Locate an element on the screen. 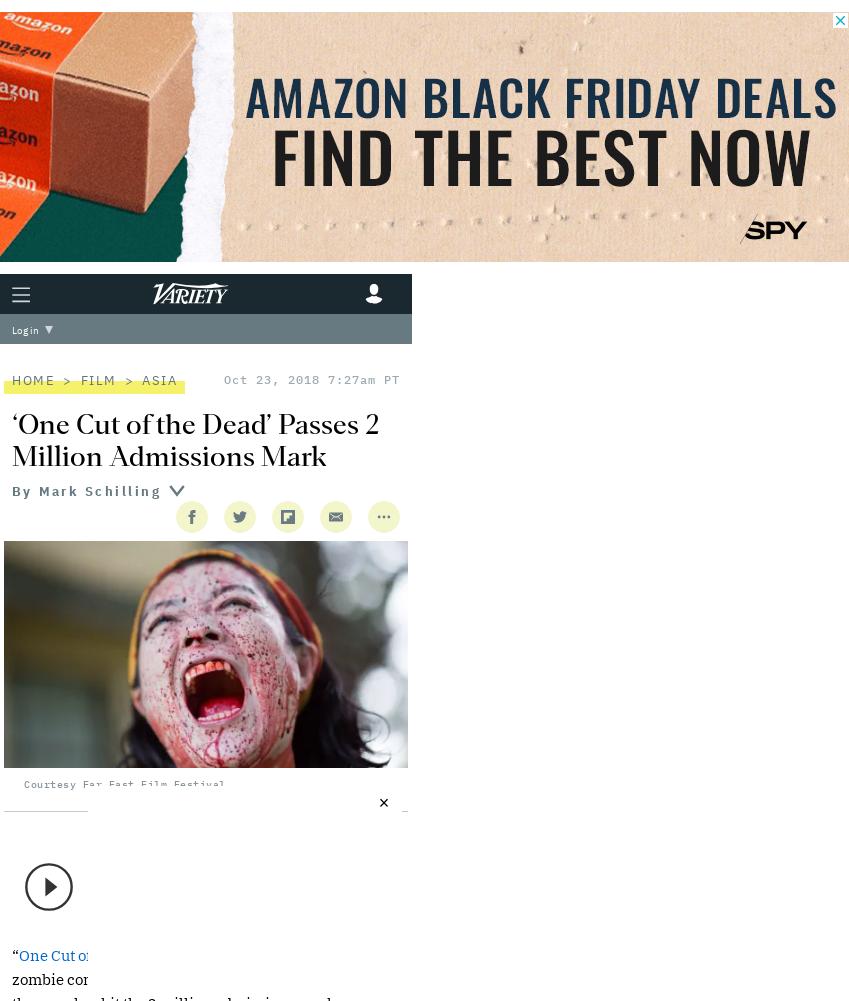  ',” the Shinichiro Ueda-directed zombie comedy that is' is located at coordinates (190, 965).